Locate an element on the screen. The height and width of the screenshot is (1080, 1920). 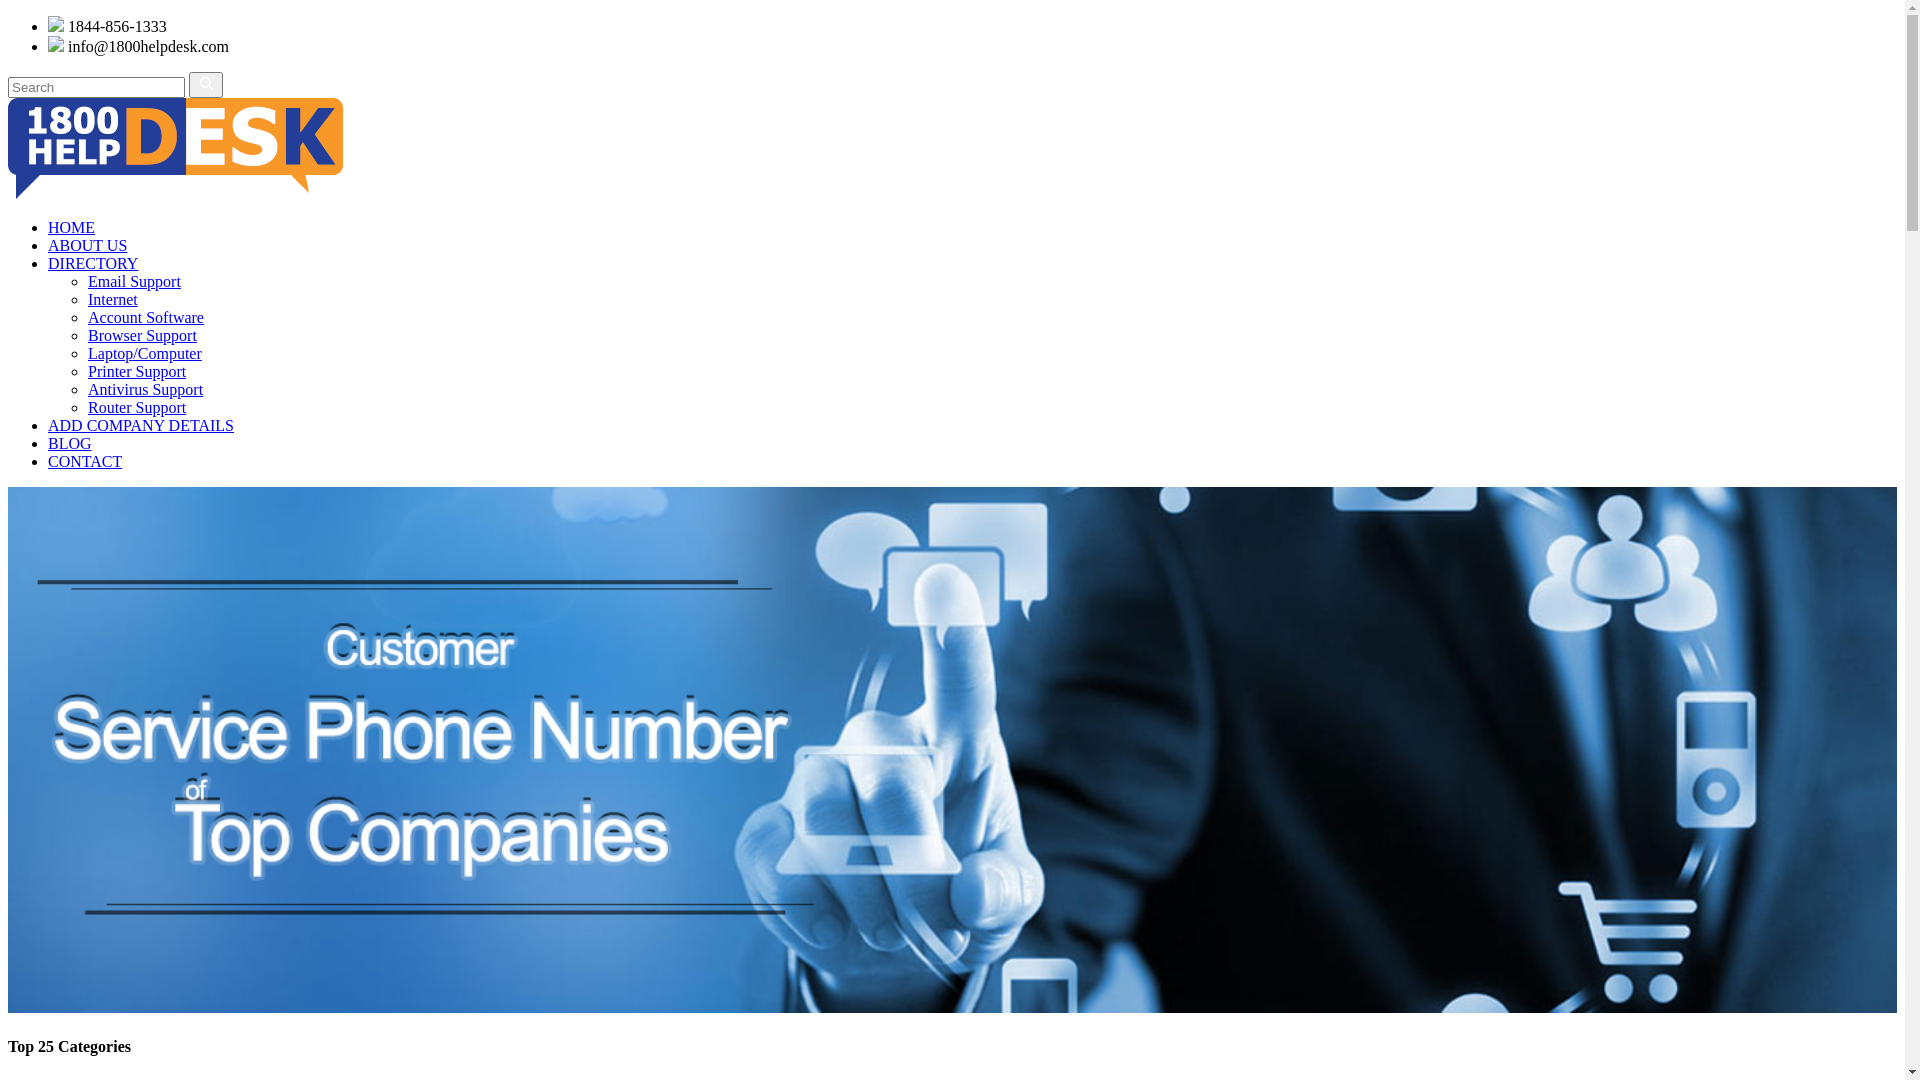
'CONTACT' is located at coordinates (84, 461).